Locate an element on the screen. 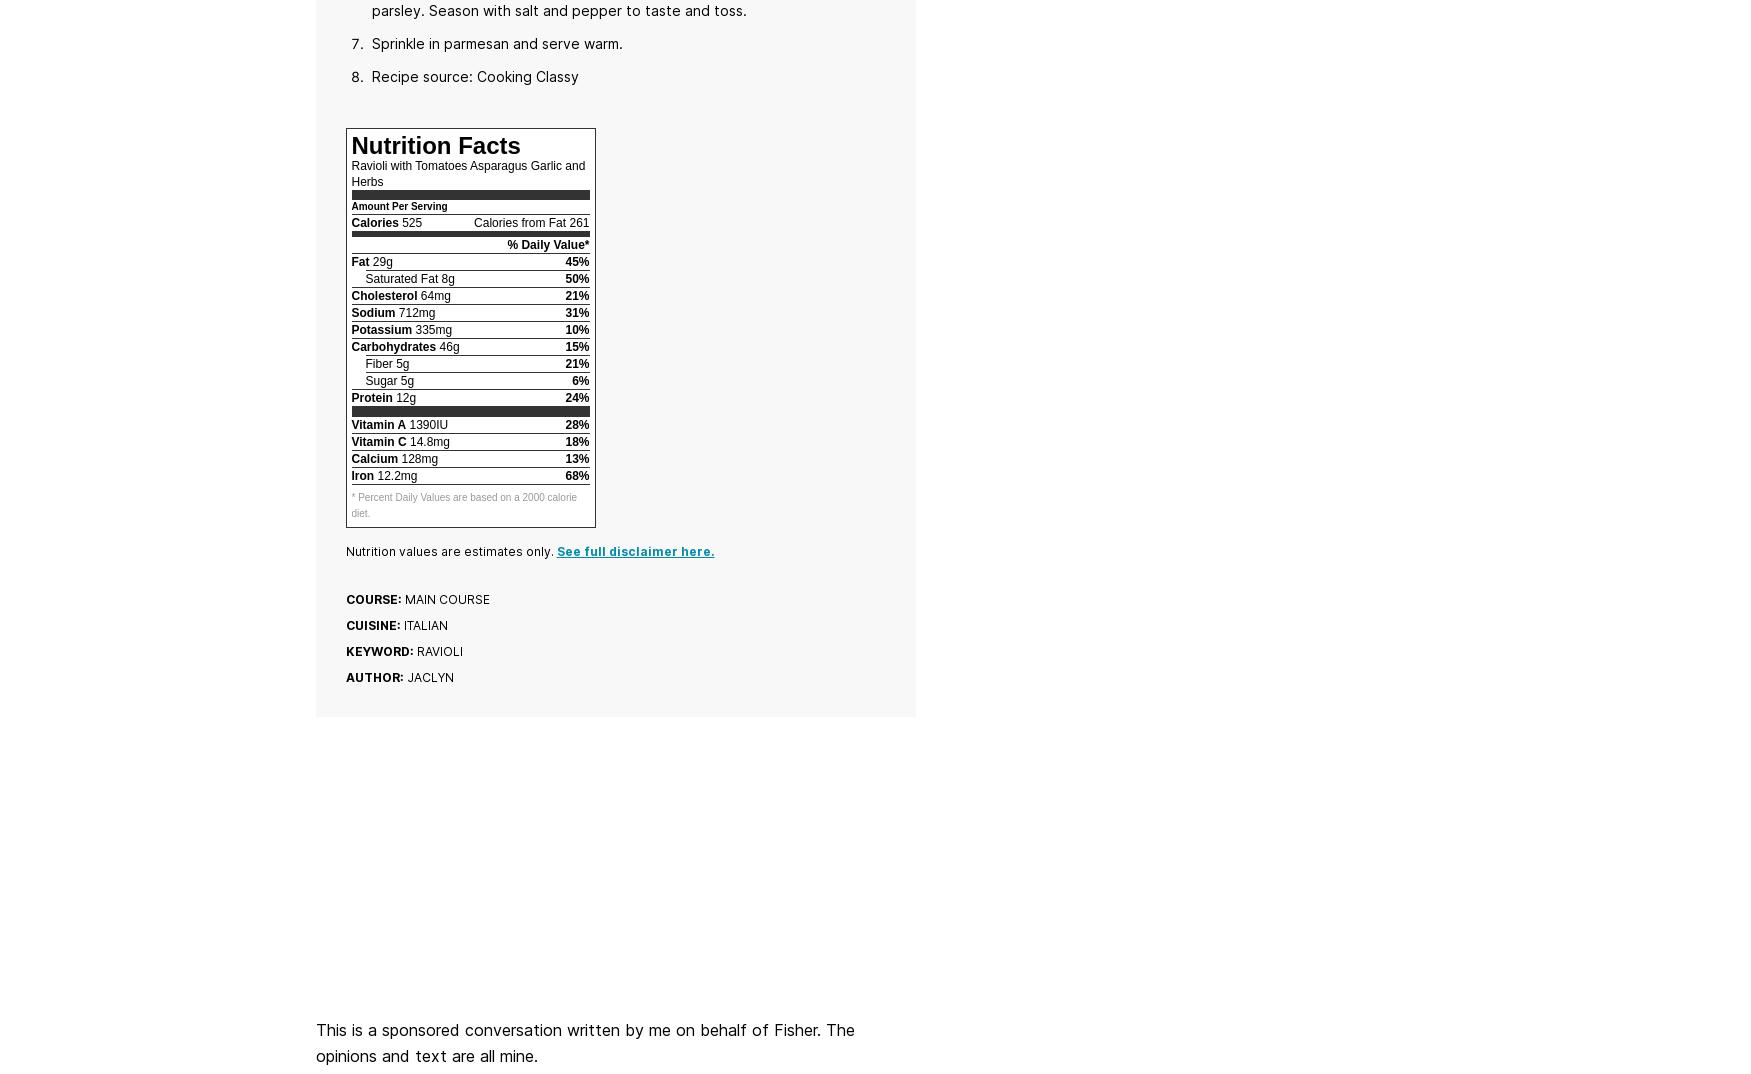 This screenshot has height=1074, width=1751. '31%' is located at coordinates (576, 312).